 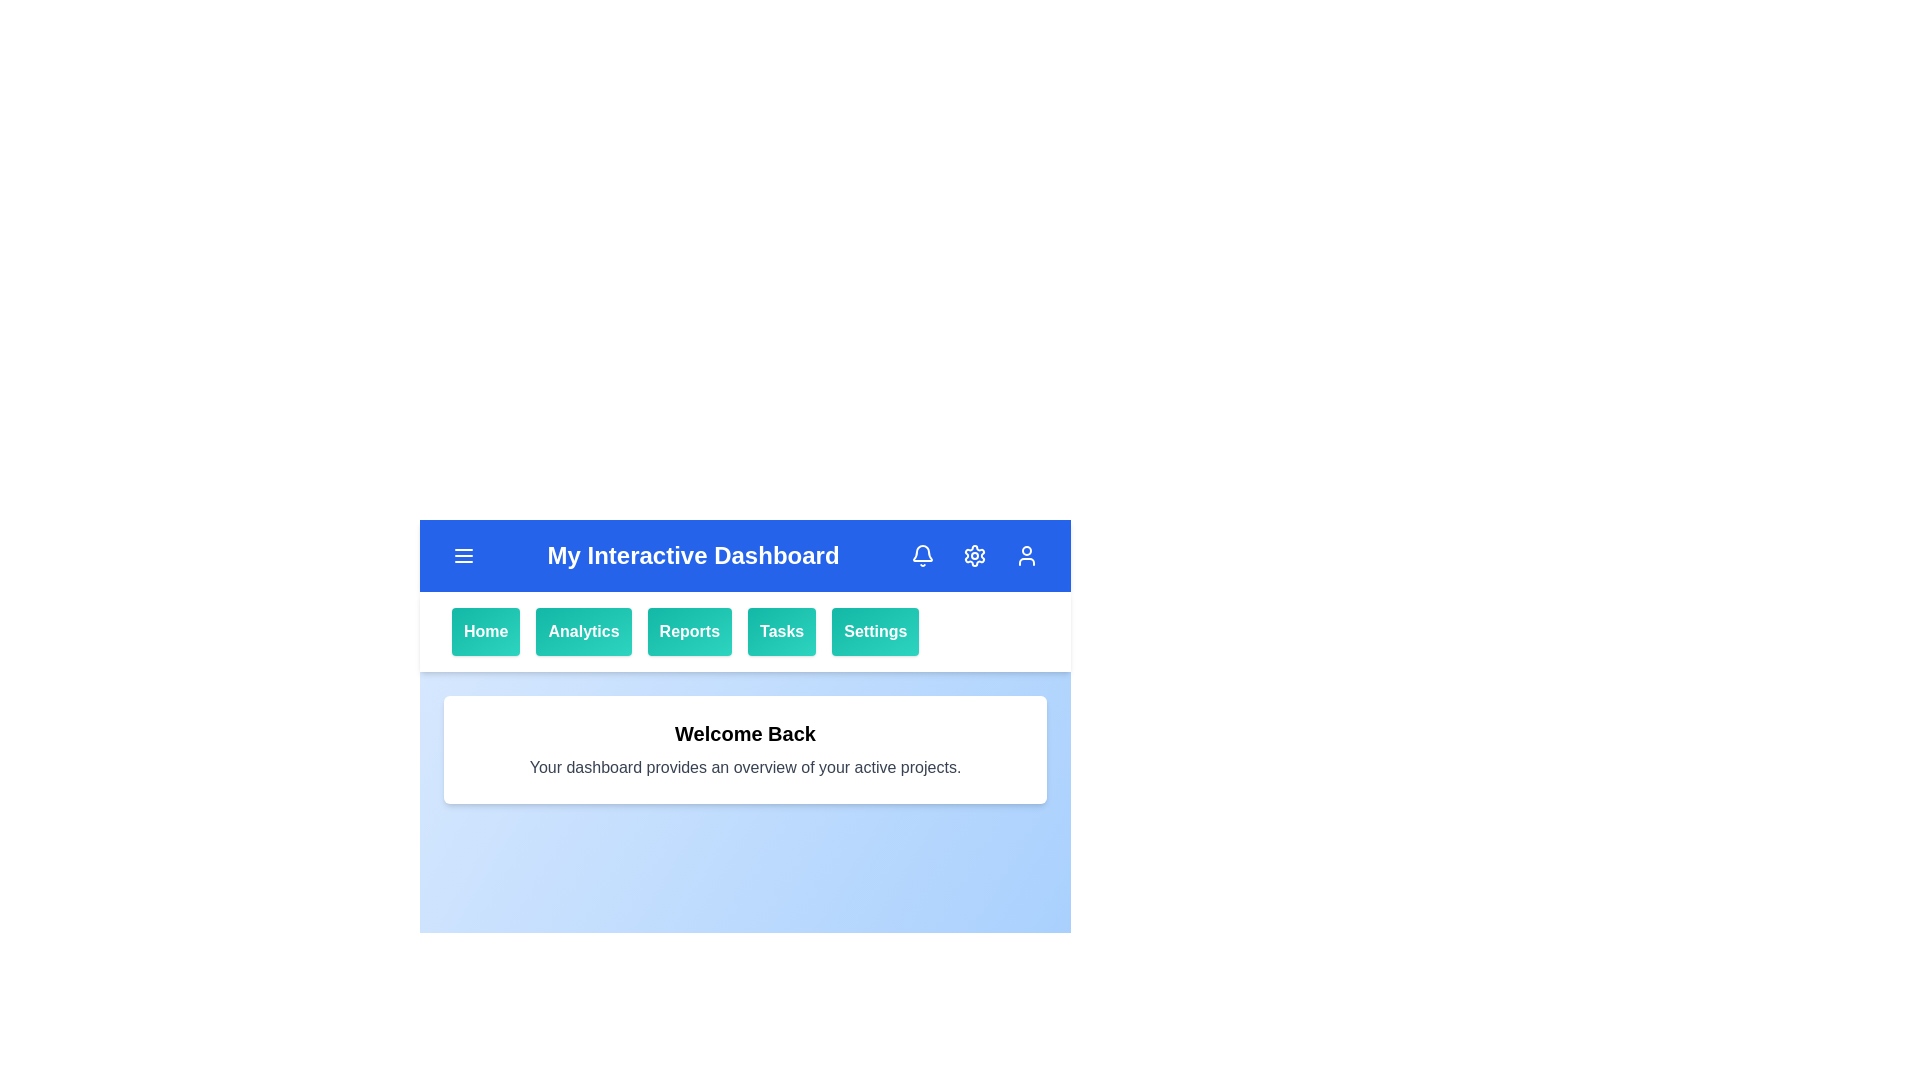 What do you see at coordinates (463, 555) in the screenshot?
I see `the menu_button to observe the hover effect` at bounding box center [463, 555].